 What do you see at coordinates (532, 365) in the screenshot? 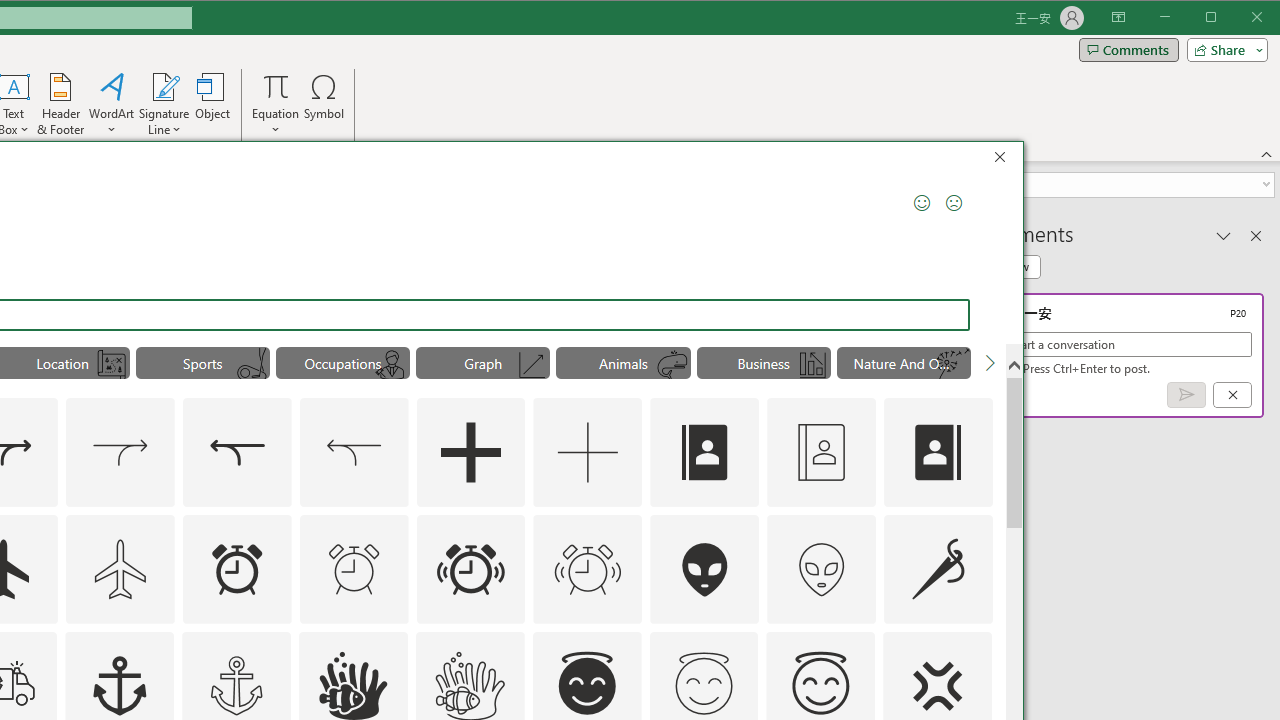
I see `'AutomationID: Icons_LinearGraph_LTR_M'` at bounding box center [532, 365].